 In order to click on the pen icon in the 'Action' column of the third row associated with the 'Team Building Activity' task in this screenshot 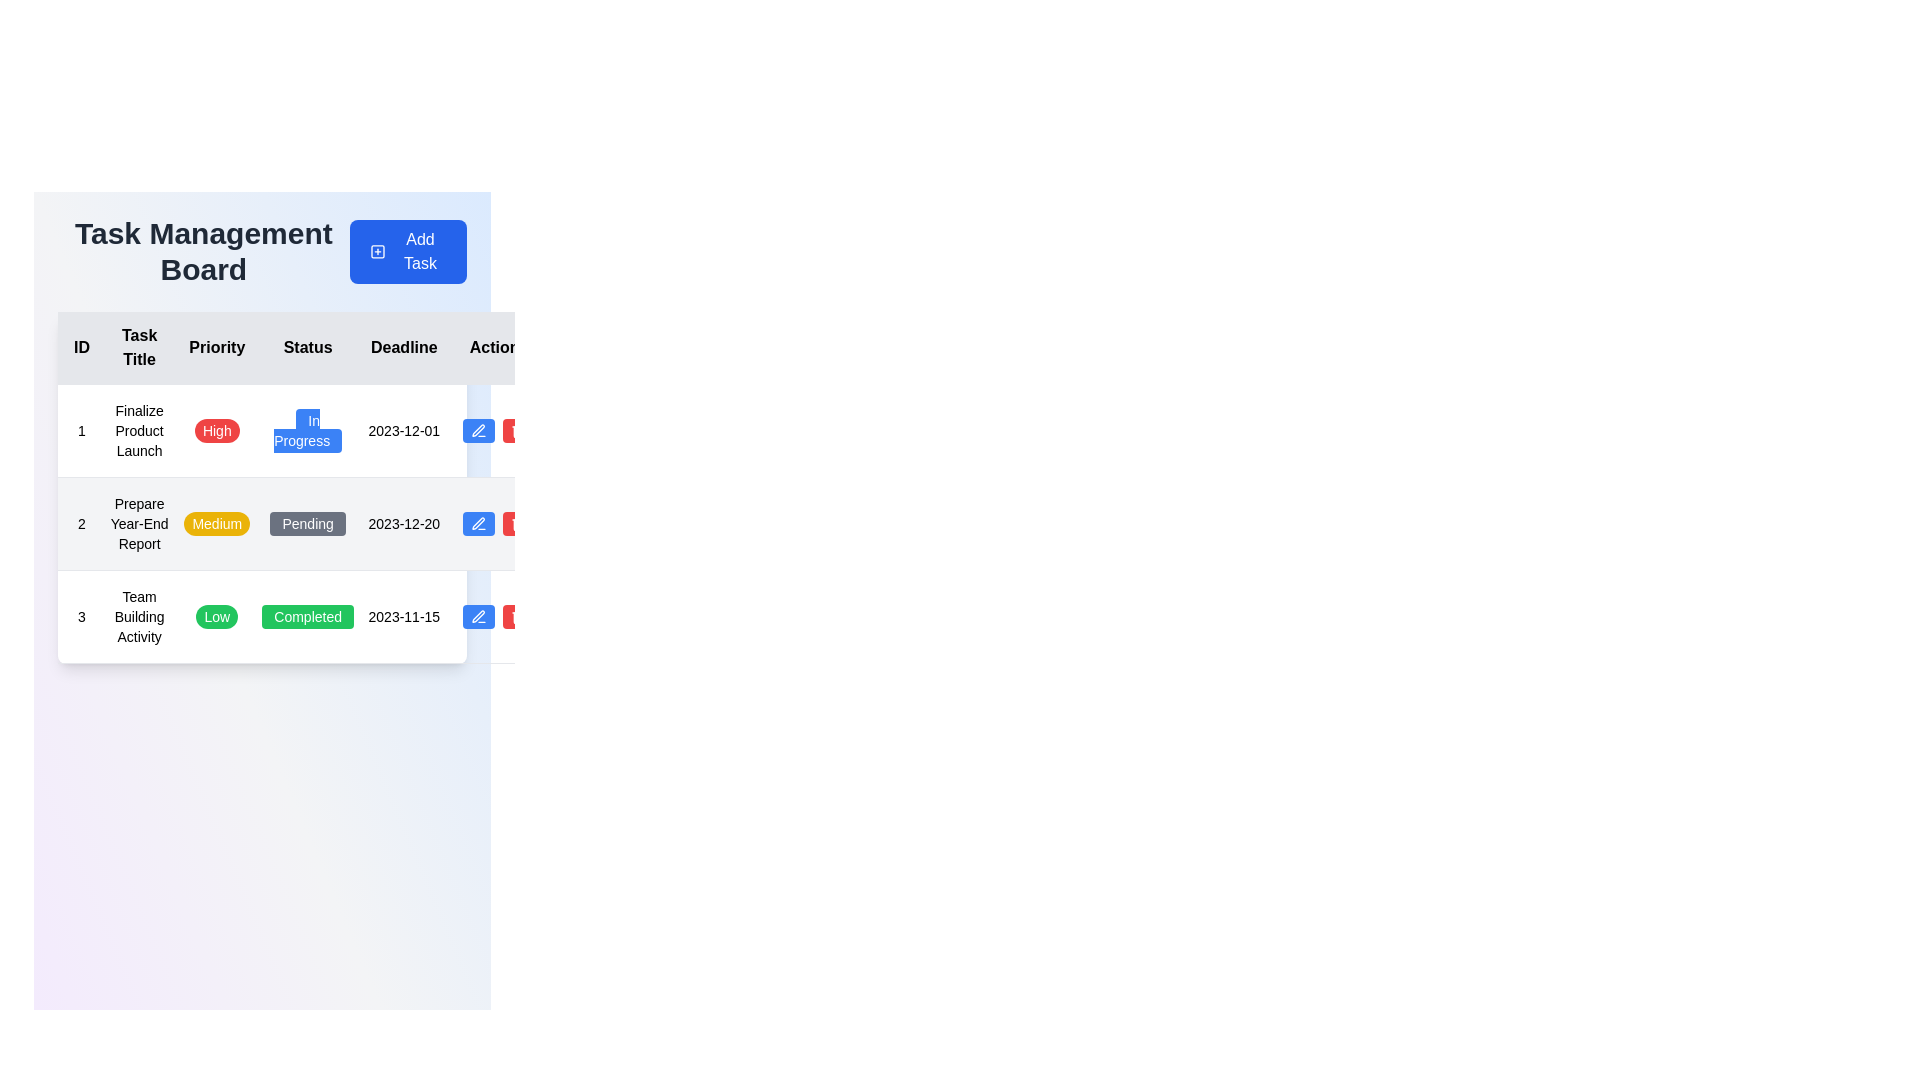, I will do `click(478, 616)`.